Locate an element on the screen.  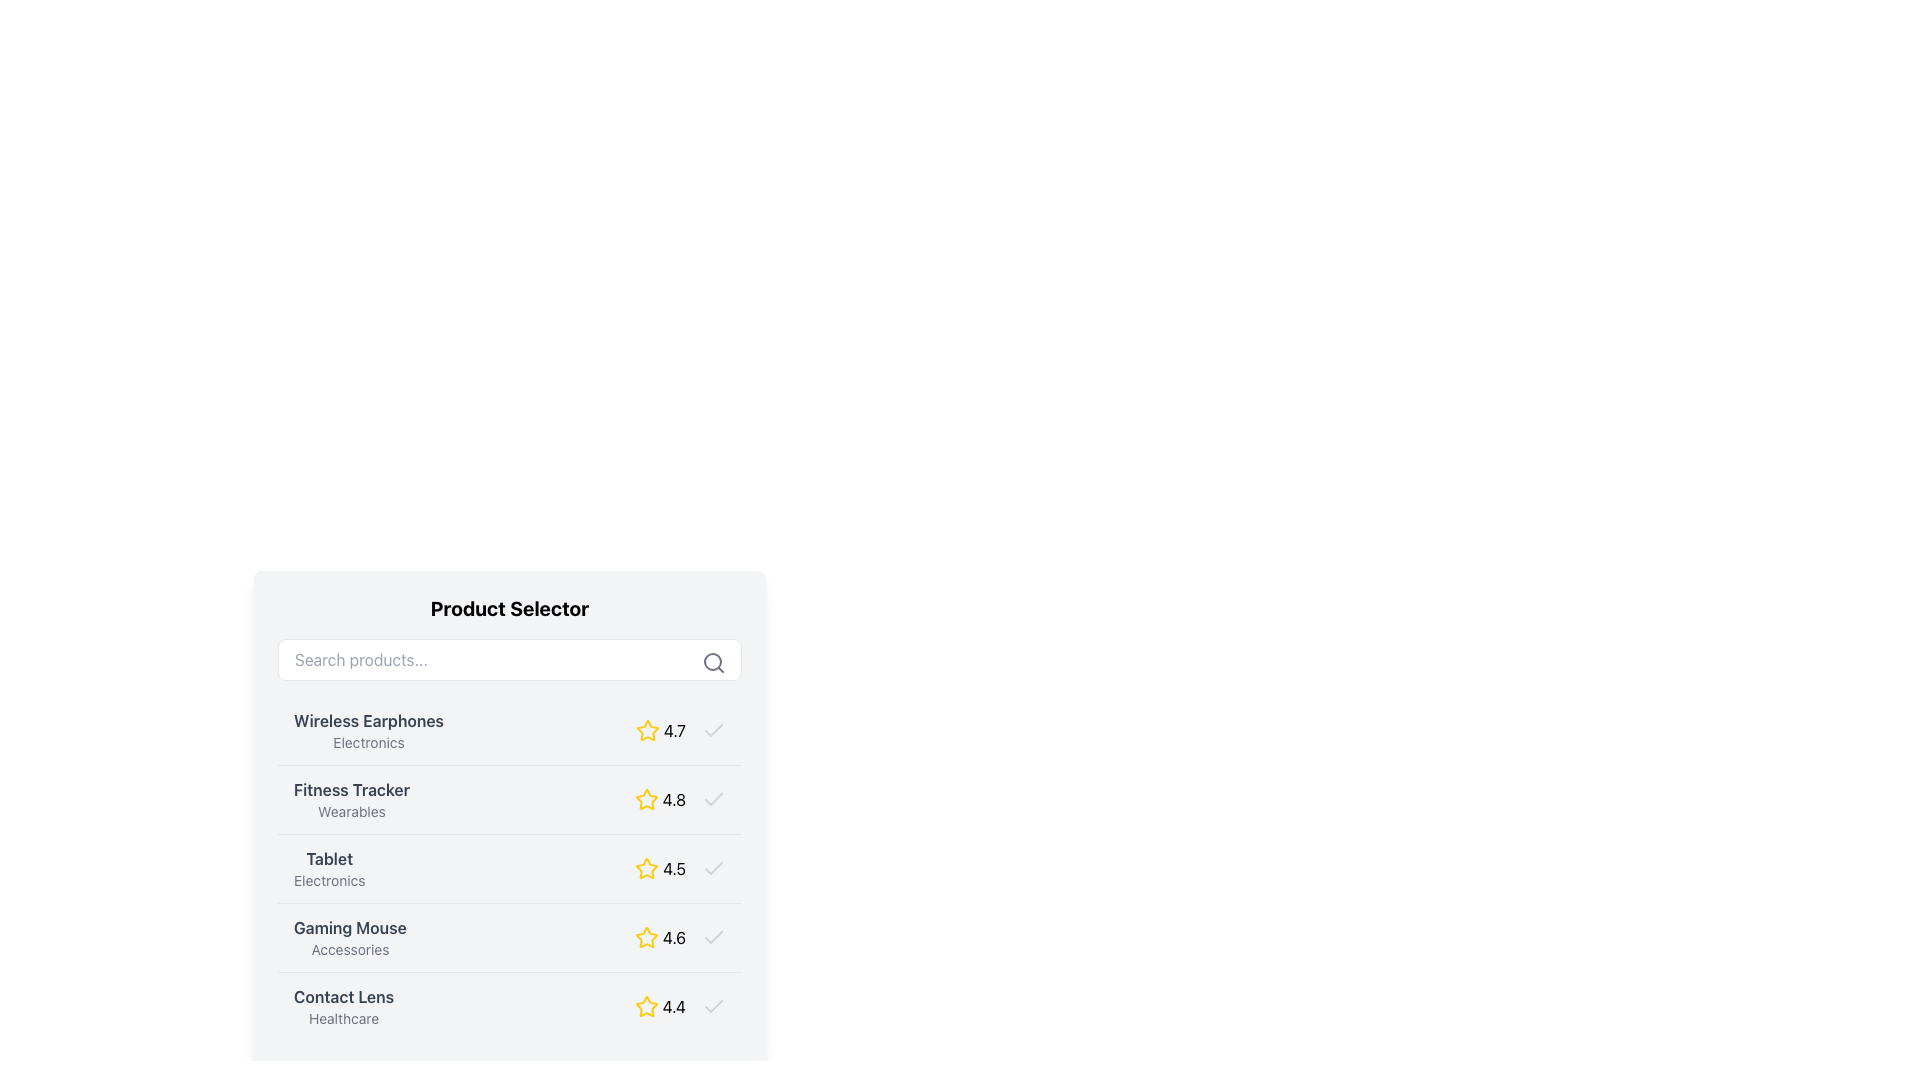
the 'Contact Lens' text label, which is bold, dark gray, and located above the 'Healthcare' text label at the bottom of the list is located at coordinates (344, 996).